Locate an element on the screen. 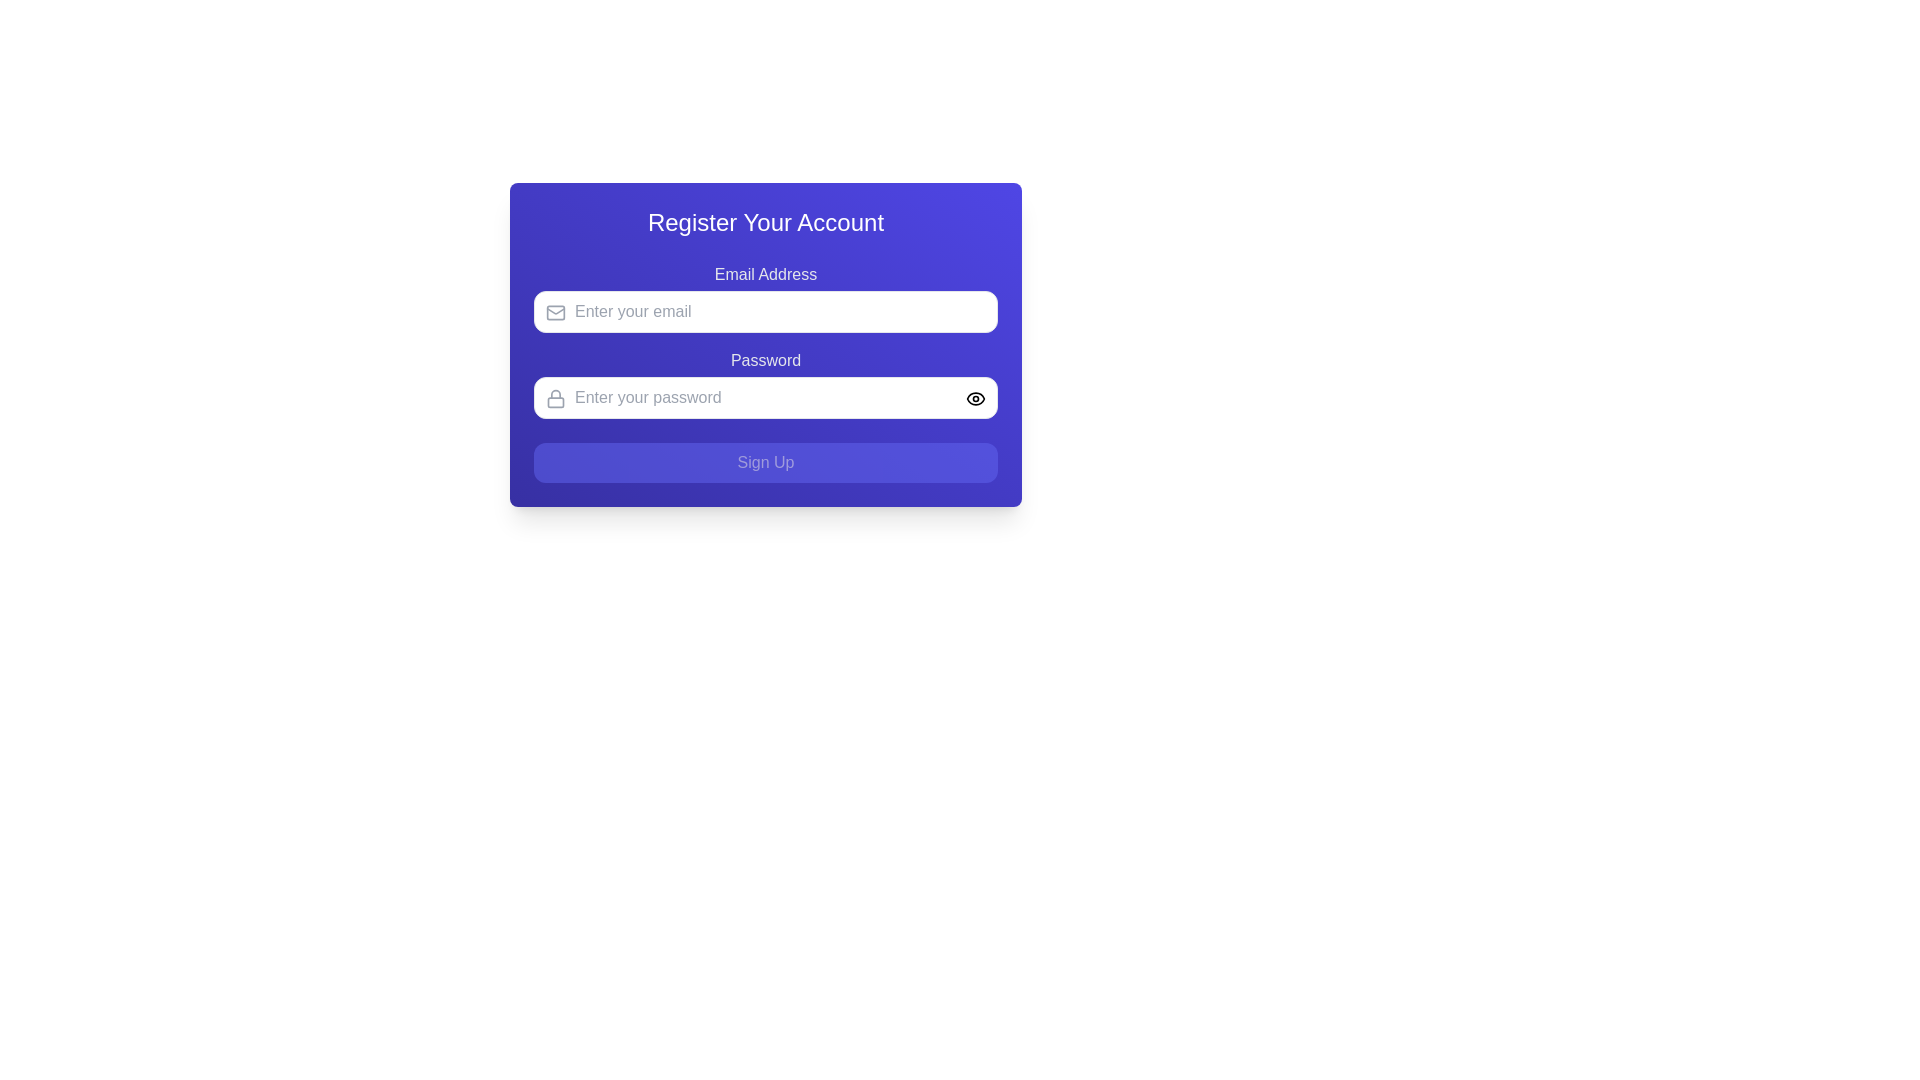 The image size is (1920, 1080). the email input icon that signifies the adjacent input field for entering an email address is located at coordinates (556, 312).